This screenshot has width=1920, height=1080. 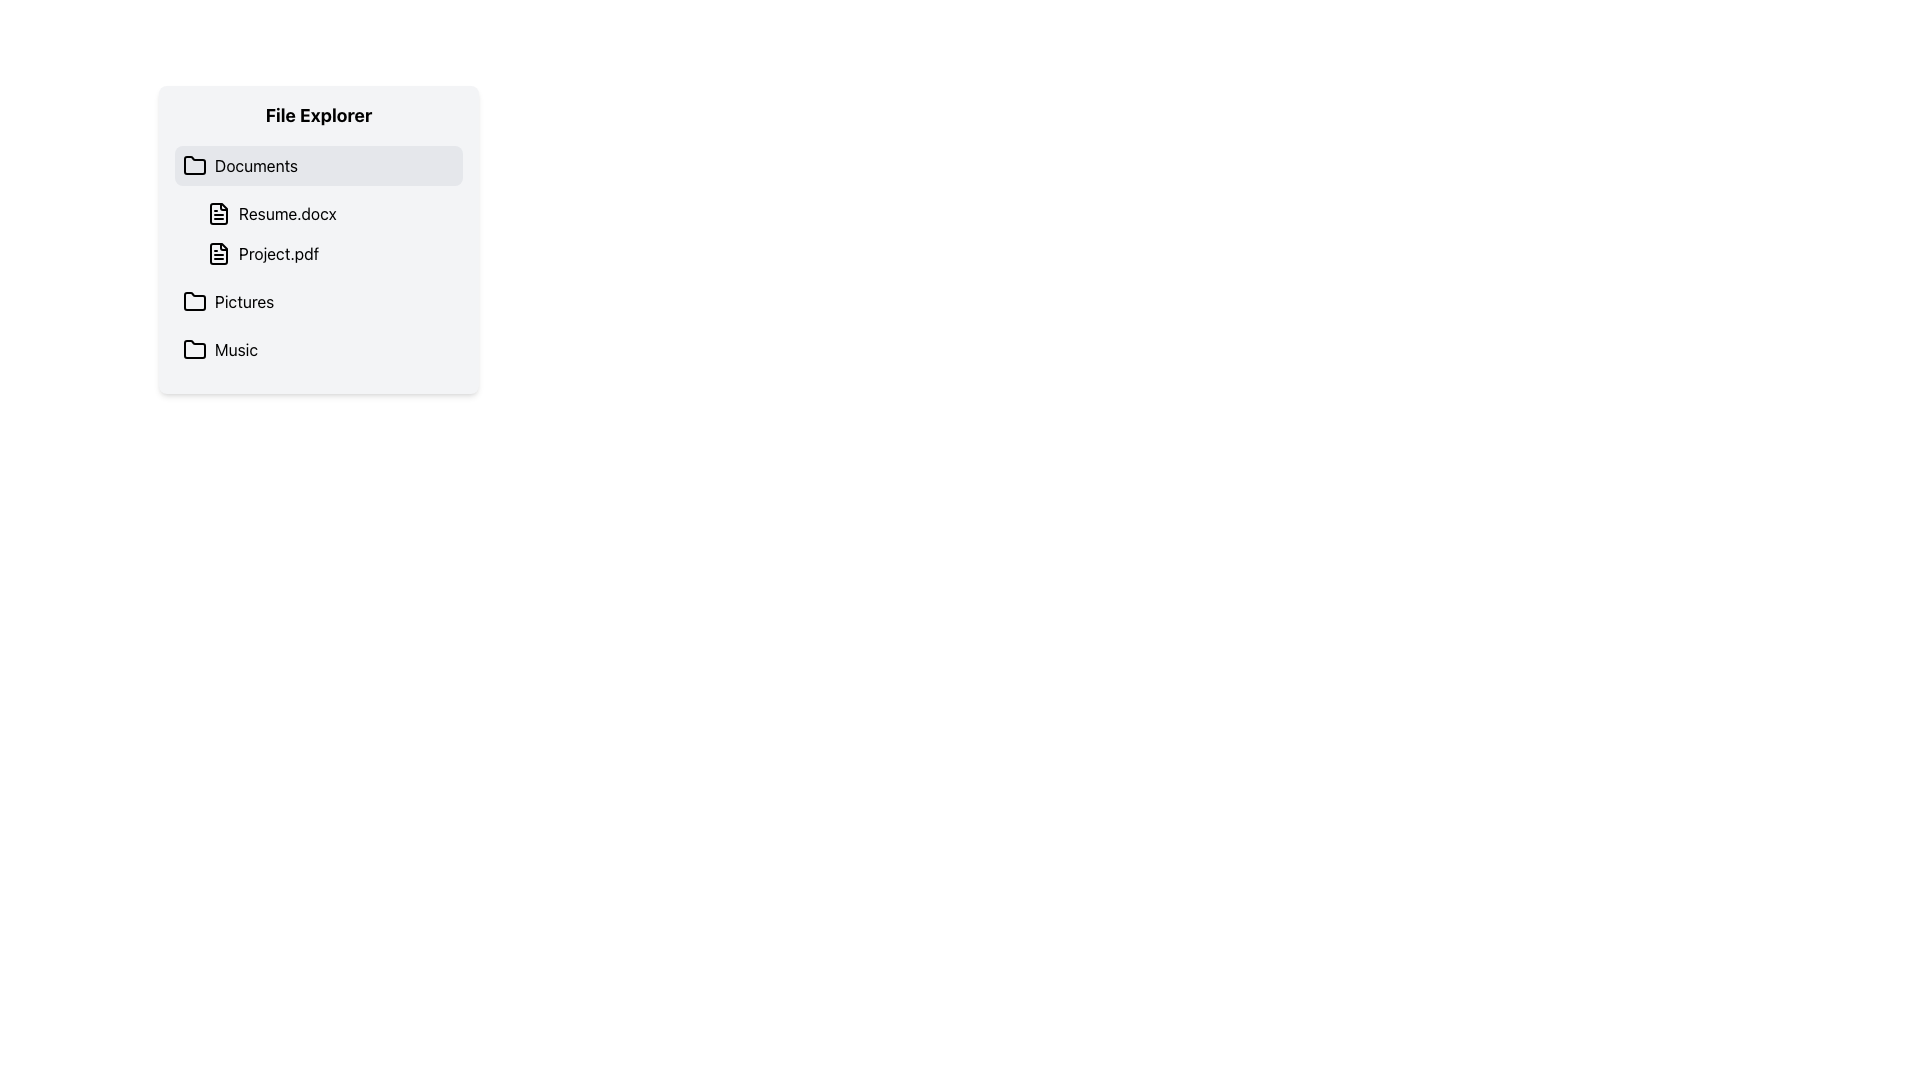 I want to click on the graphical icon representing the PDF file "Project.pdf" in the File Explorer section, so click(x=219, y=253).